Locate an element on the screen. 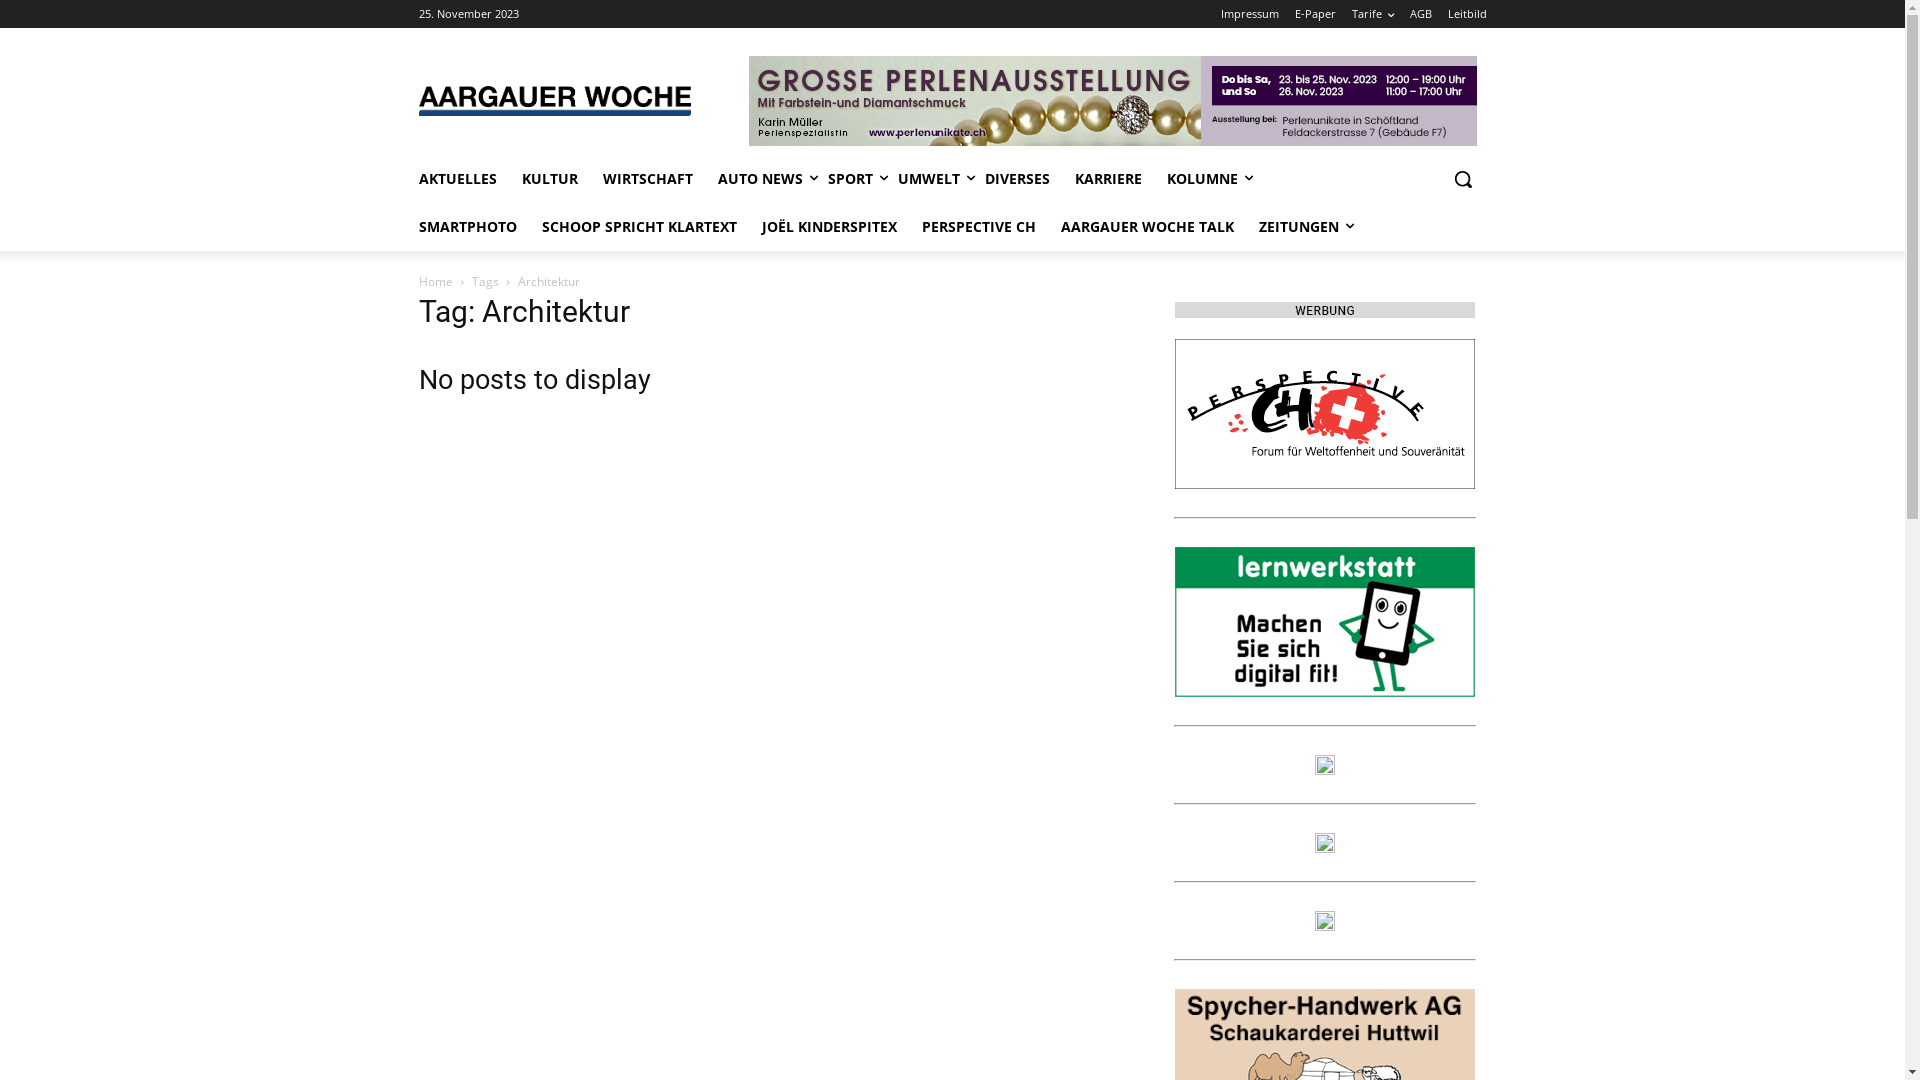 This screenshot has height=1080, width=1920. 'SMARTPHOTO' is located at coordinates (465, 226).